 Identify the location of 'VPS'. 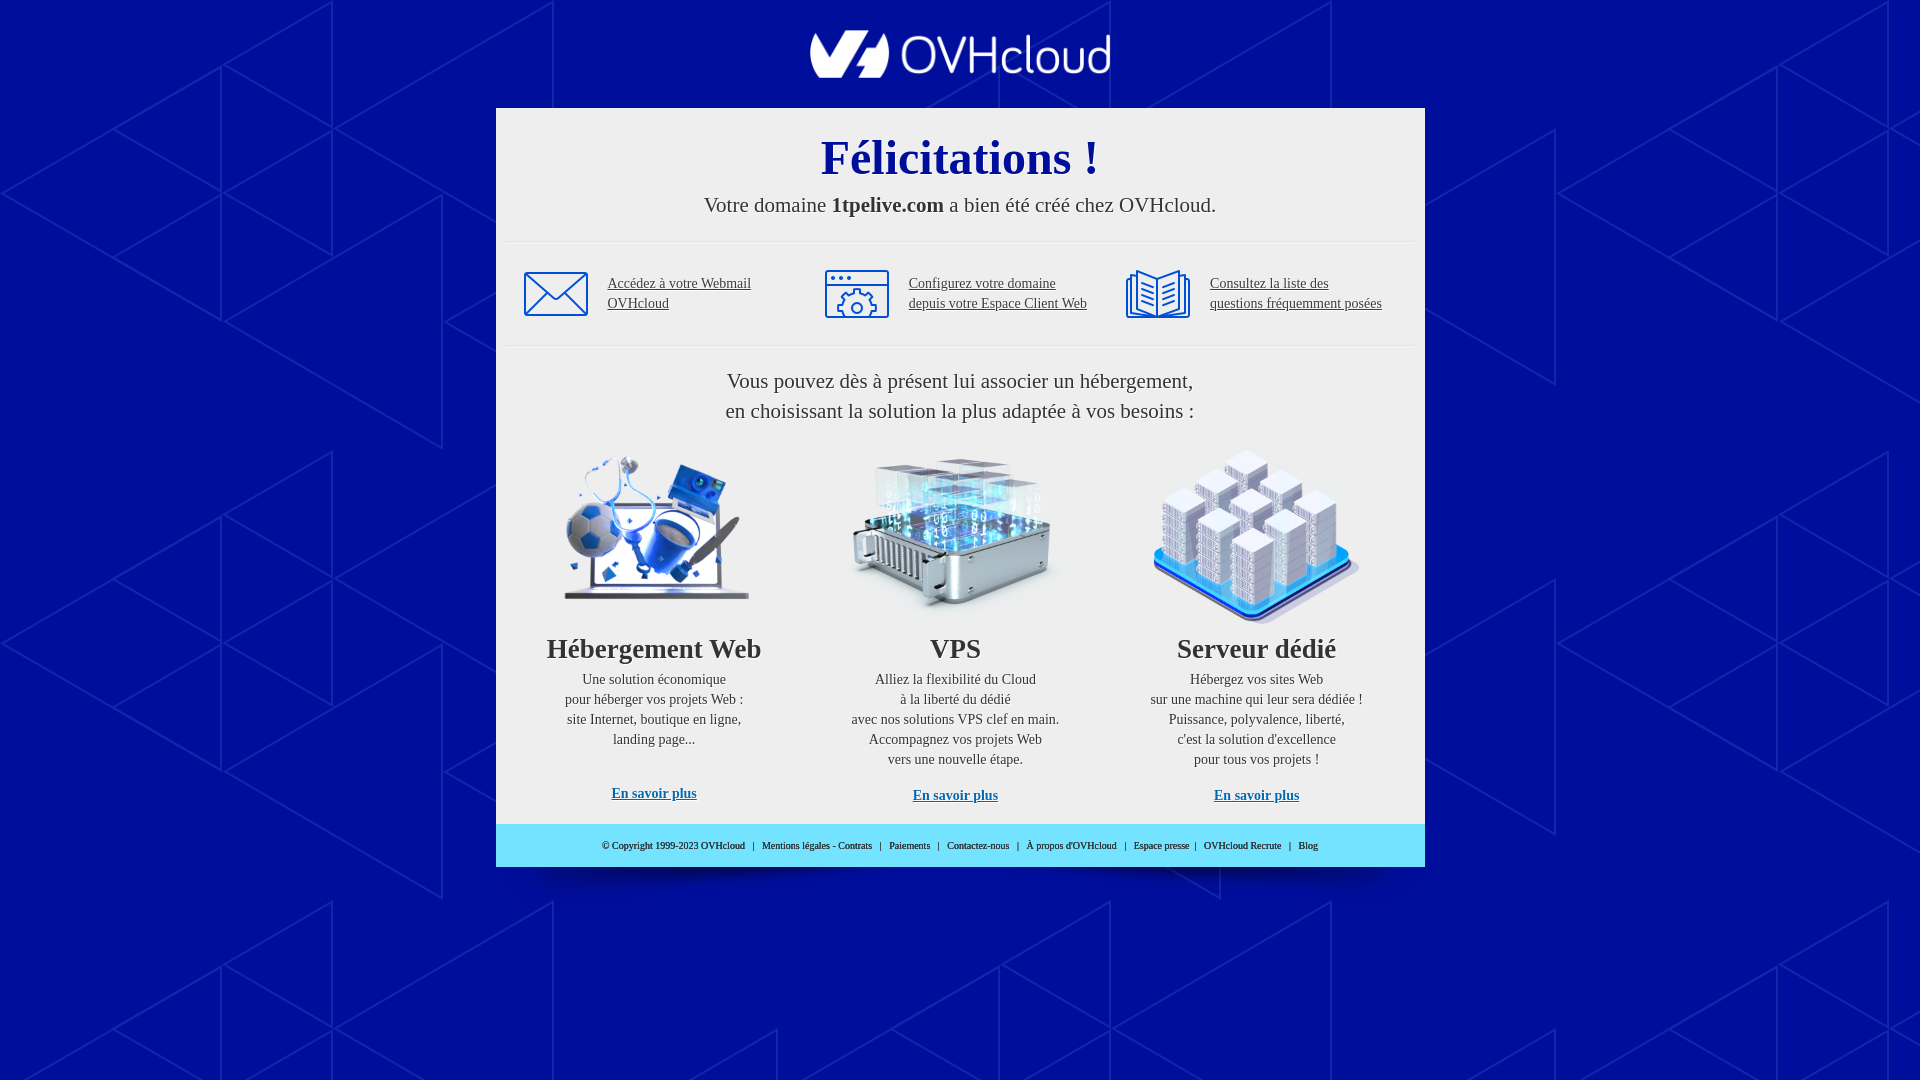
(954, 618).